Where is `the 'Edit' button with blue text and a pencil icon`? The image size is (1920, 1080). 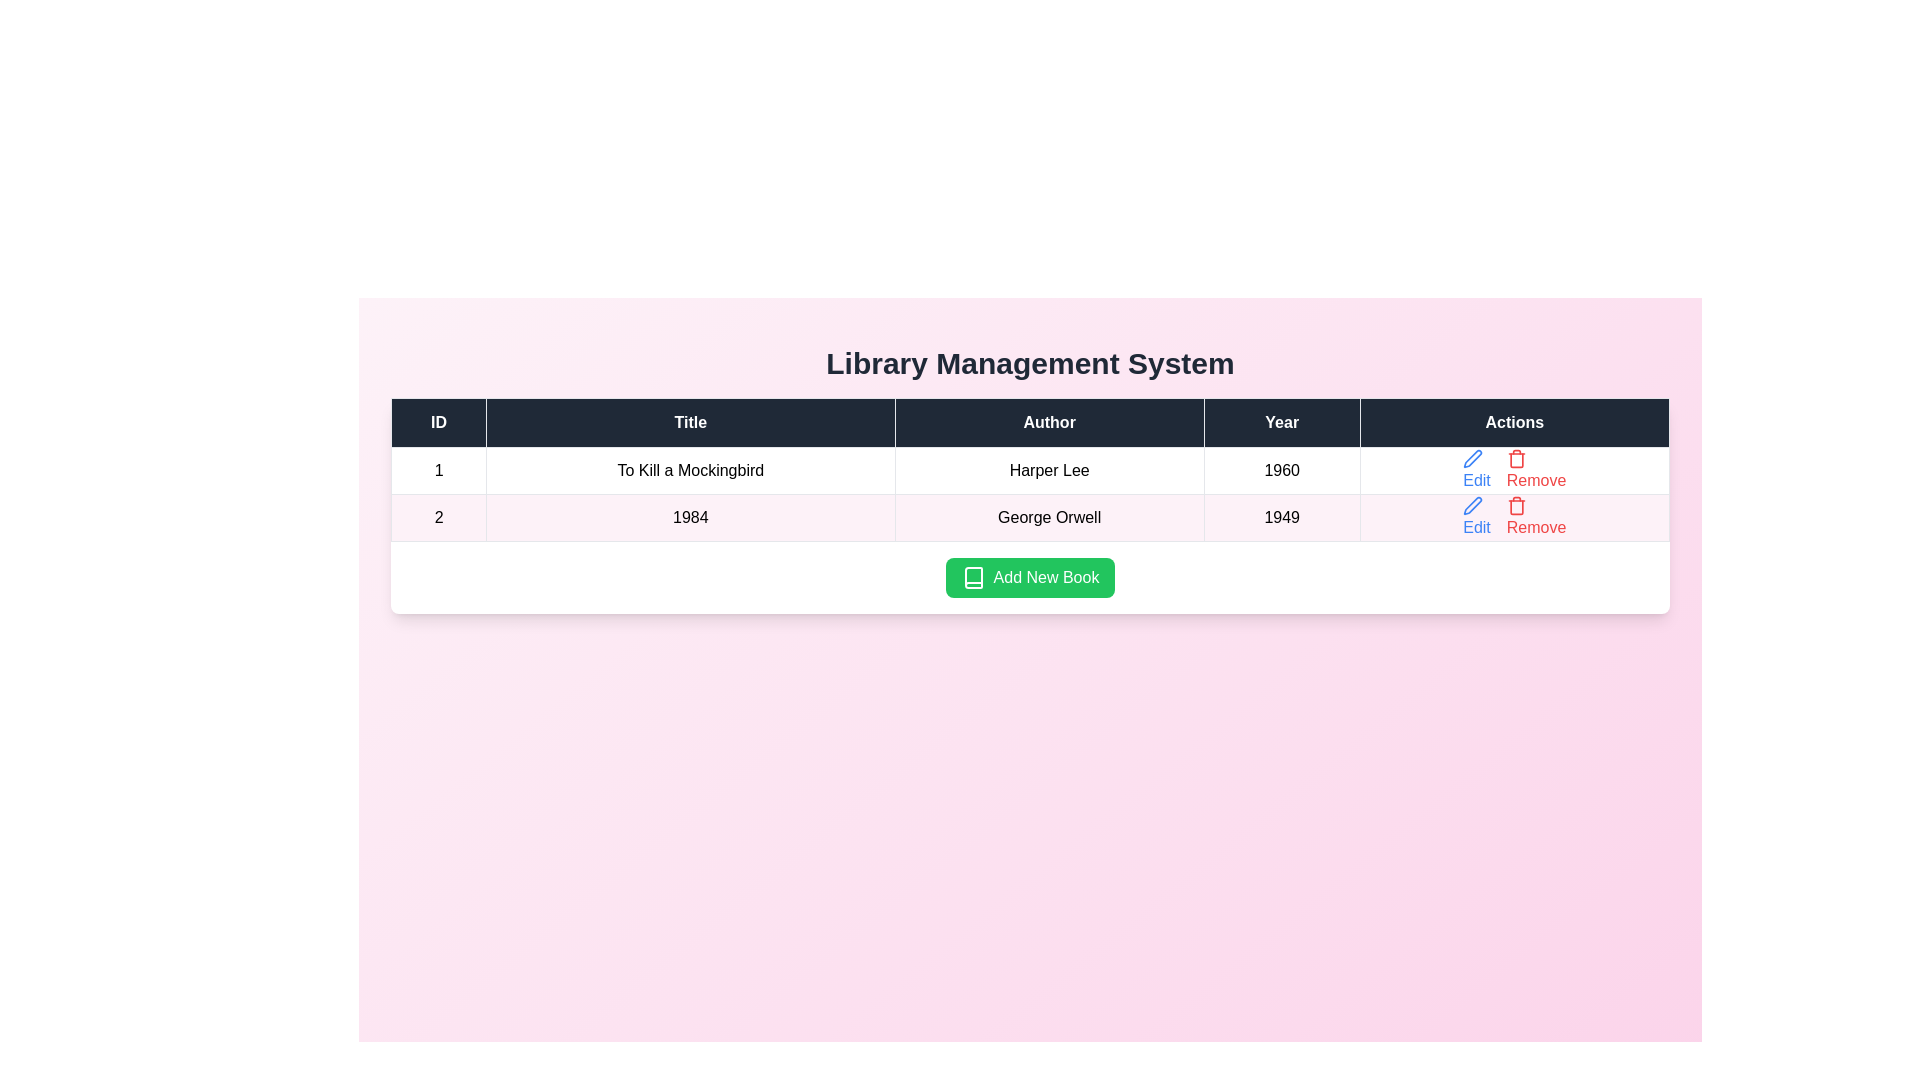 the 'Edit' button with blue text and a pencil icon is located at coordinates (1477, 470).